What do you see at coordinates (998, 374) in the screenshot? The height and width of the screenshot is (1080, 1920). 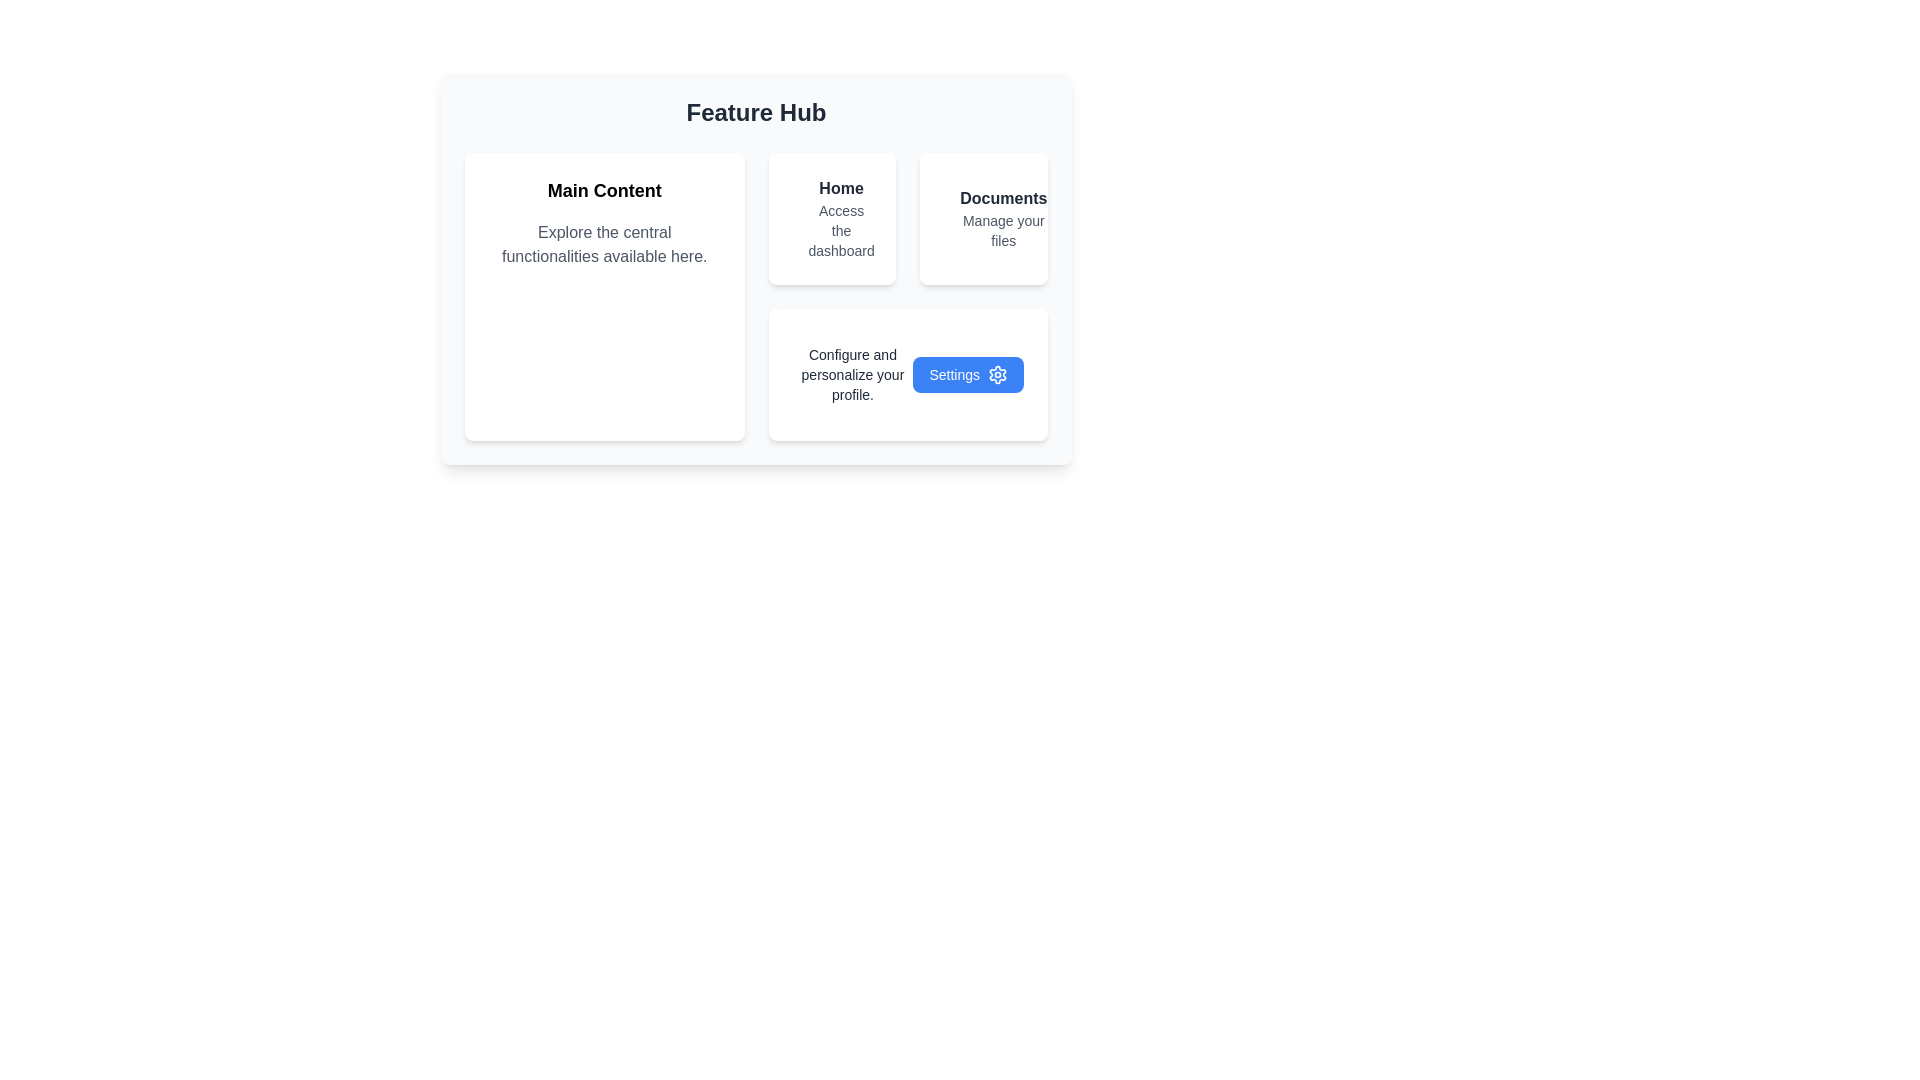 I see `the Vector graphic component of the 'Settings' icon located in the bottom-right card of the feature hub section` at bounding box center [998, 374].